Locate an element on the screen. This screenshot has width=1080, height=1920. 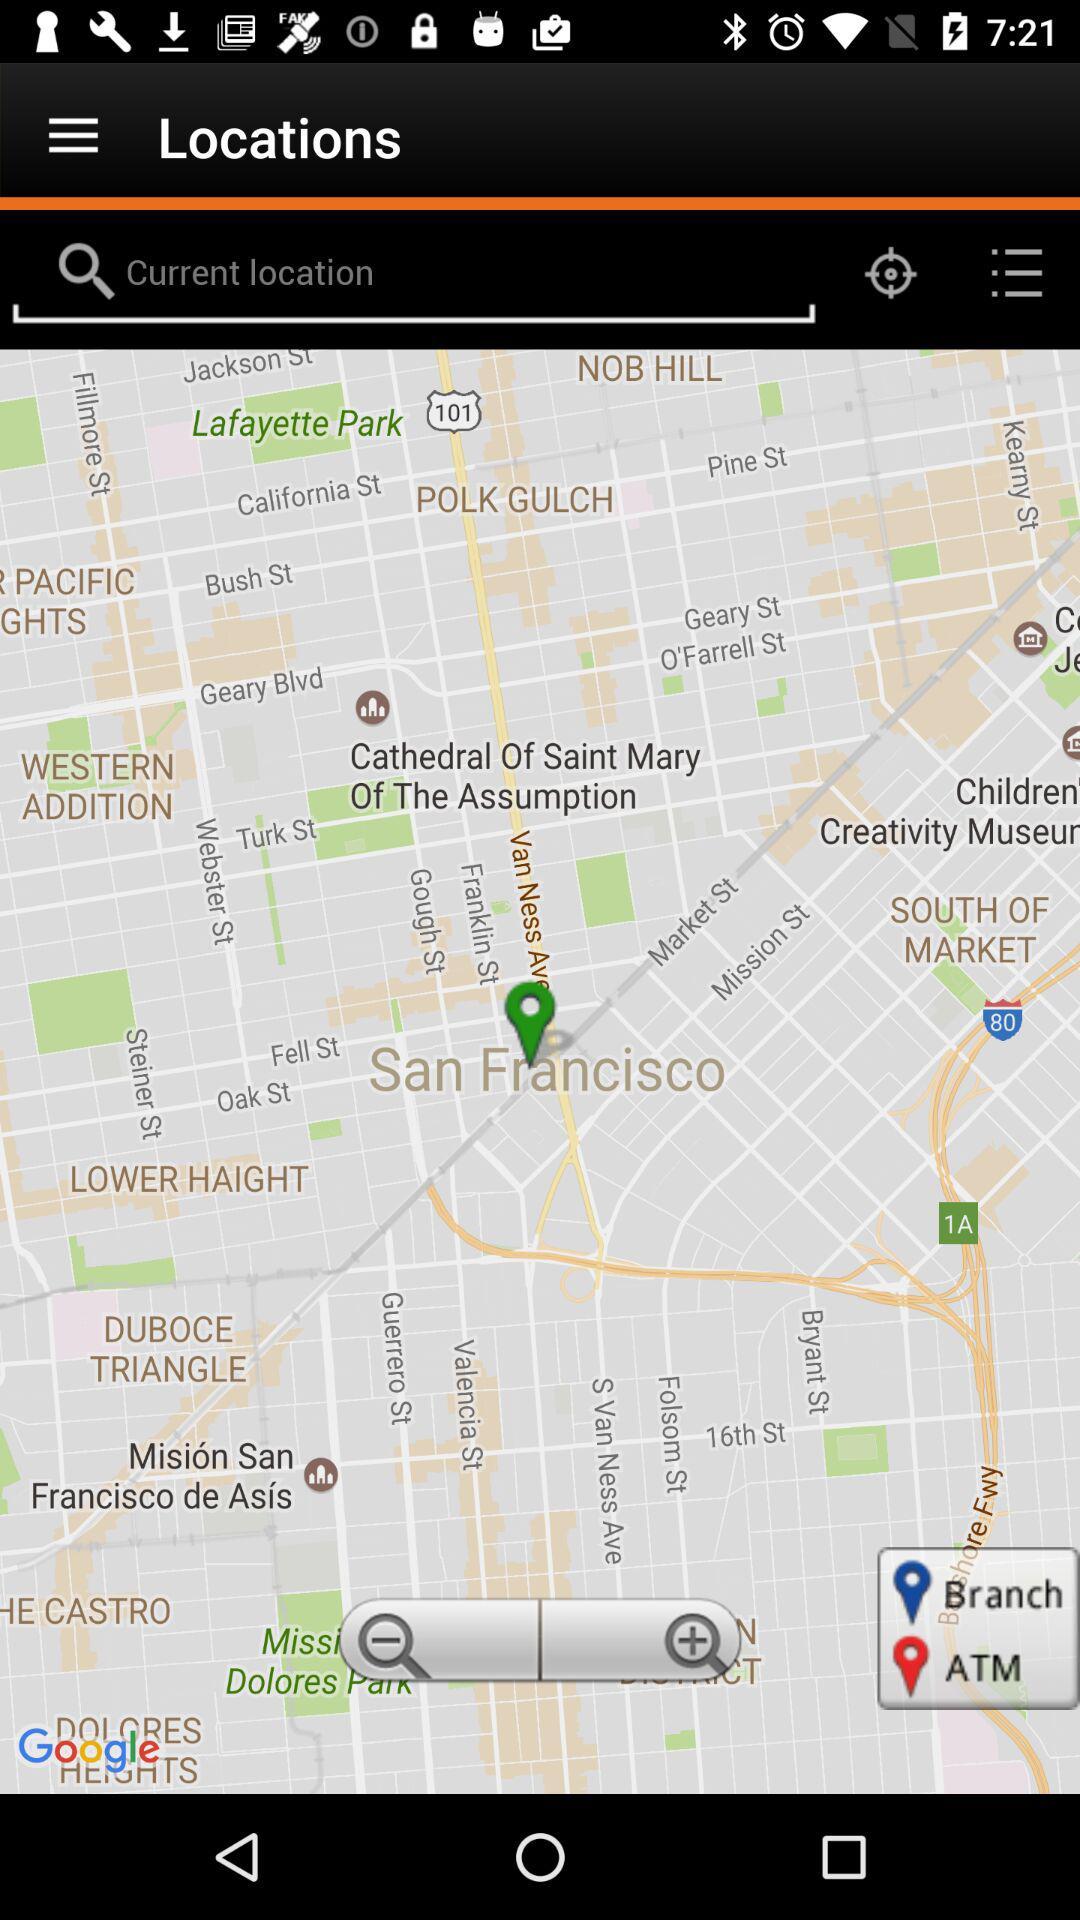
zoom out is located at coordinates (434, 1646).